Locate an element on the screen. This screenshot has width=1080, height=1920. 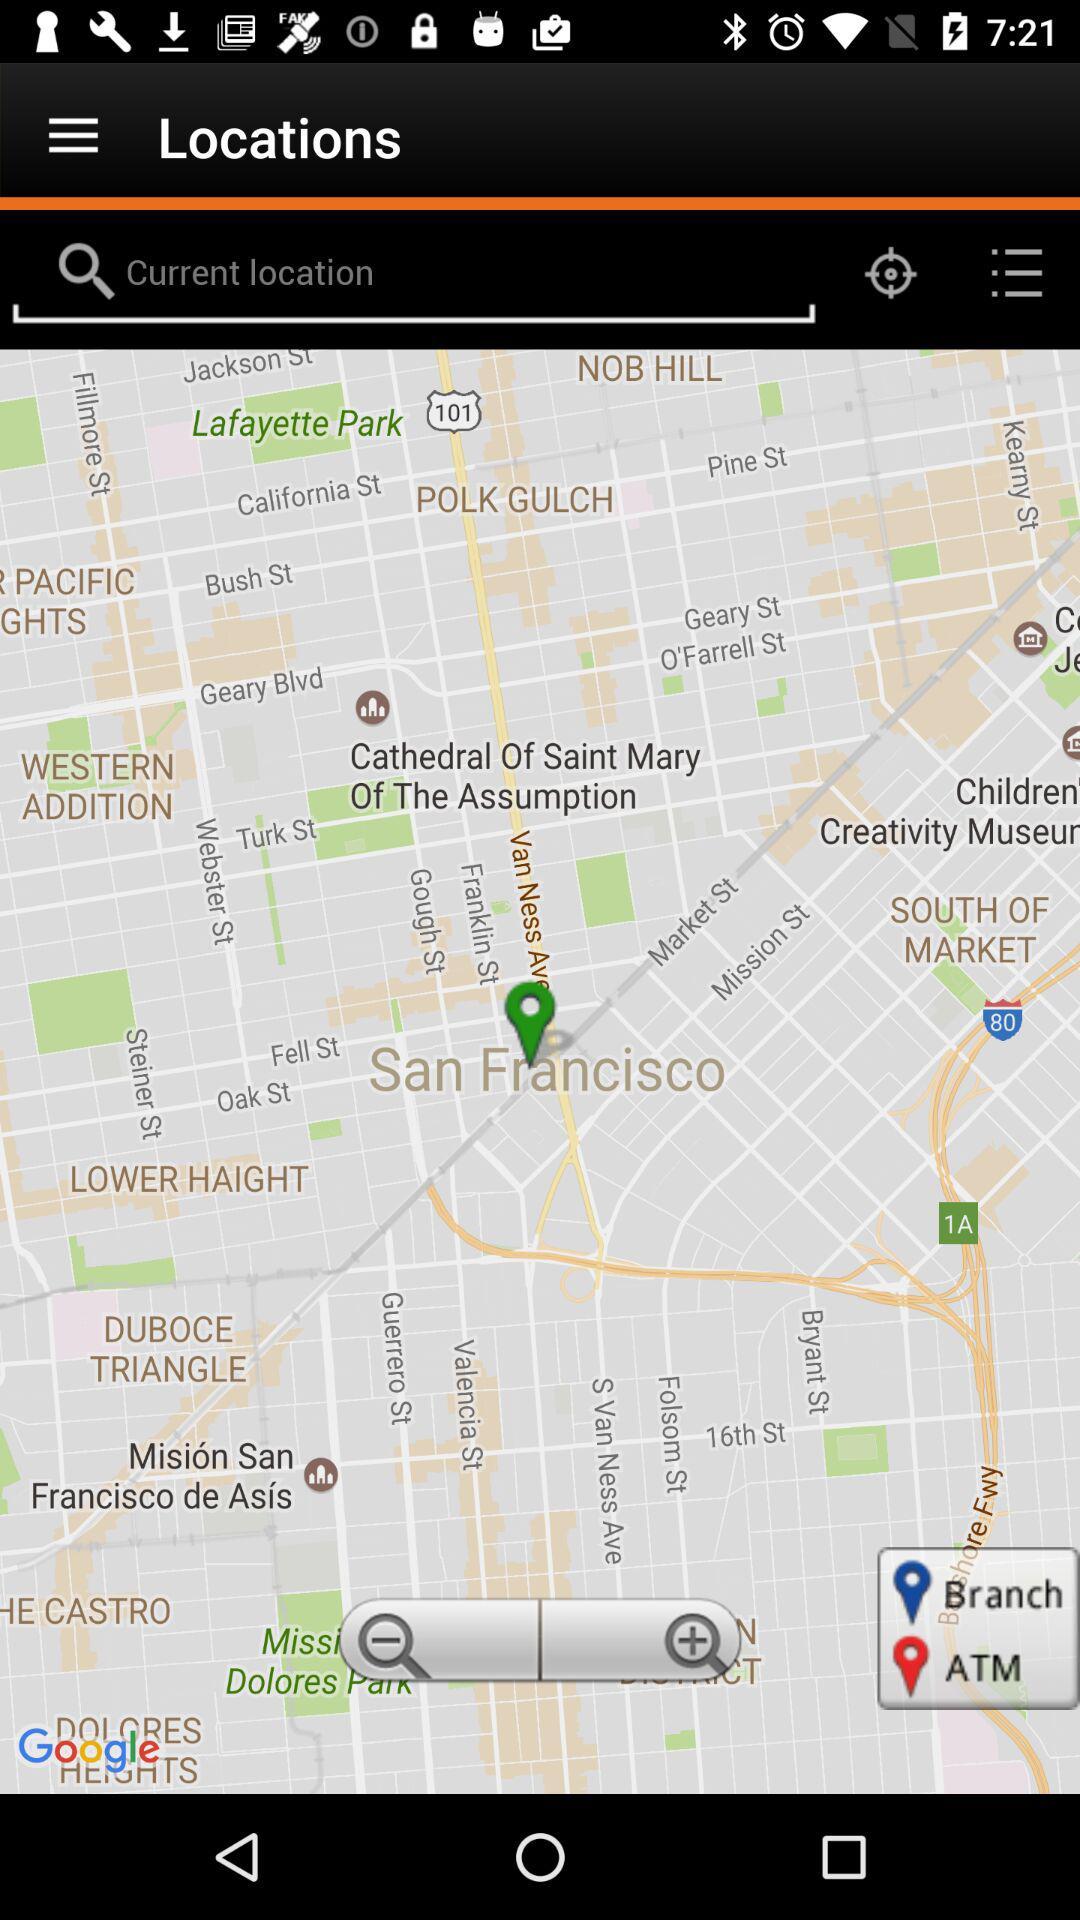
zoom out is located at coordinates (434, 1646).